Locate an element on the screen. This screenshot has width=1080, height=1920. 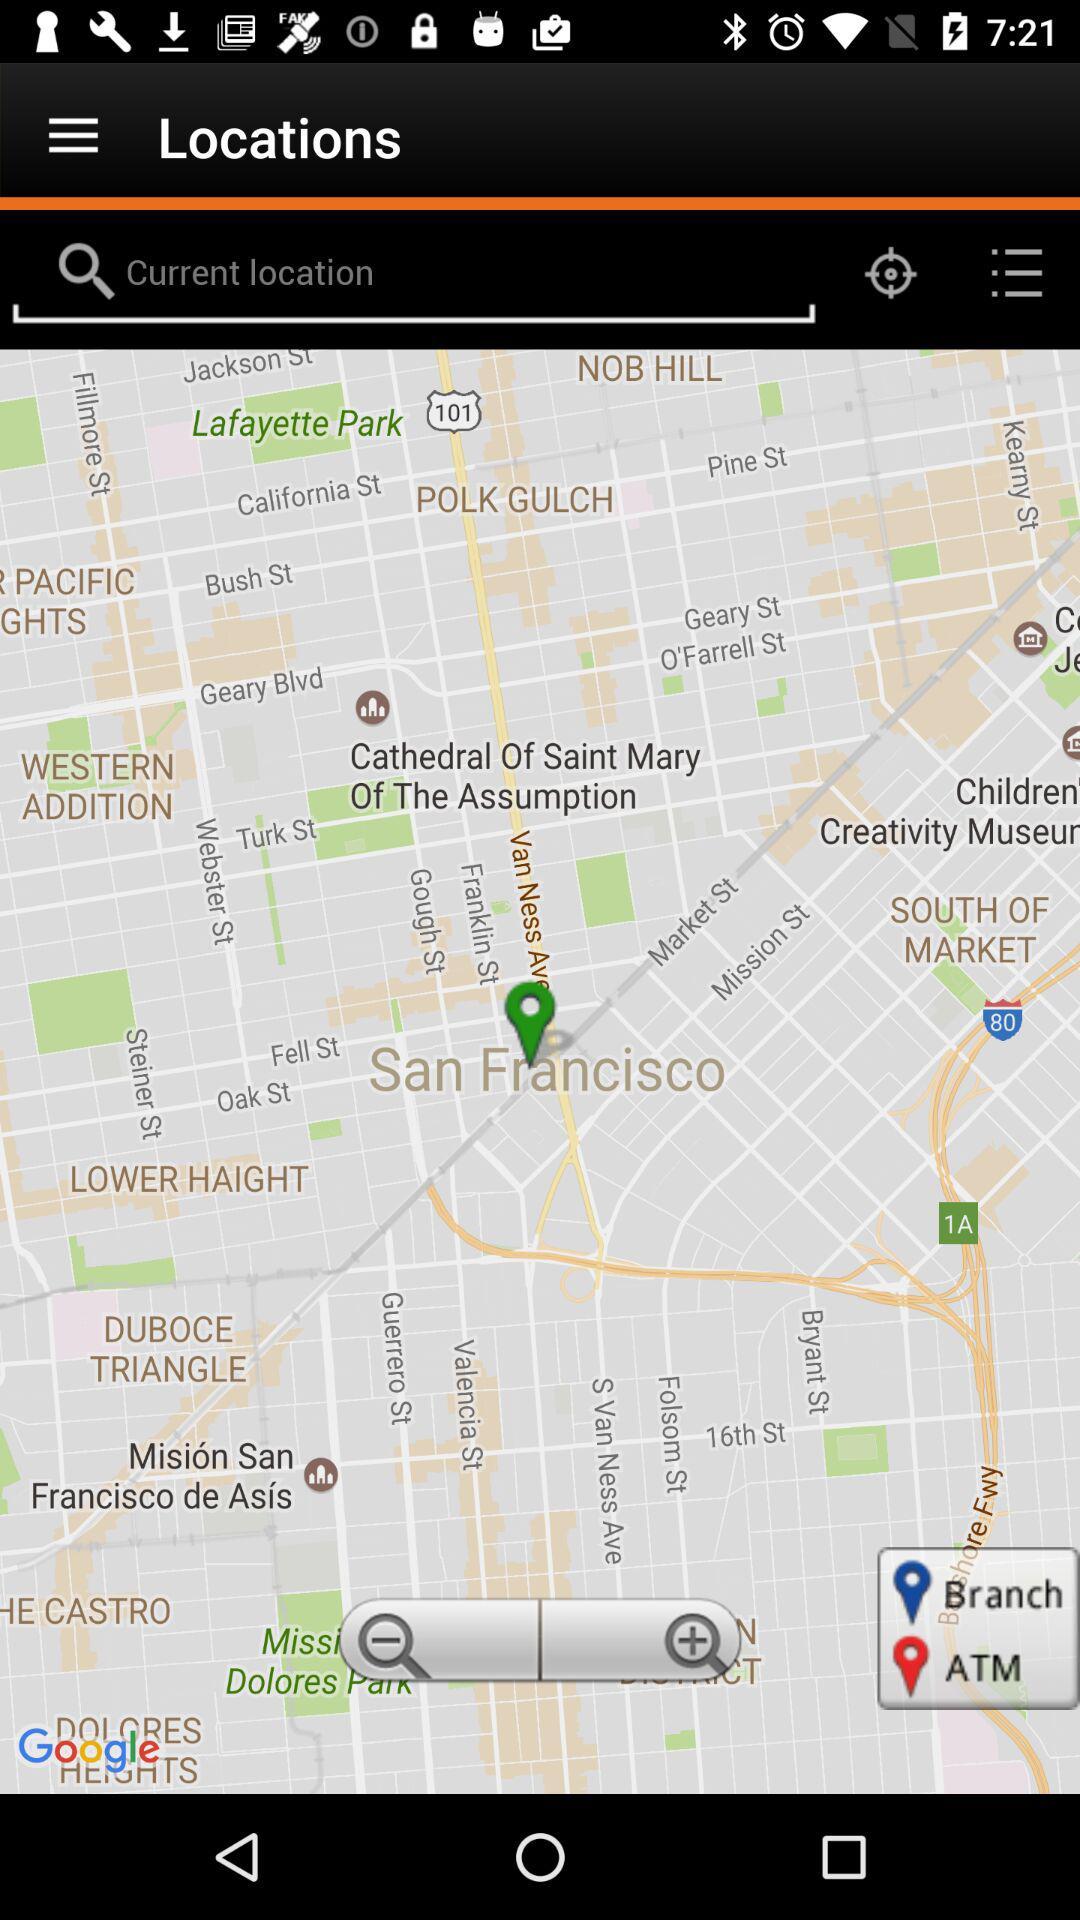
zoom out is located at coordinates (434, 1646).